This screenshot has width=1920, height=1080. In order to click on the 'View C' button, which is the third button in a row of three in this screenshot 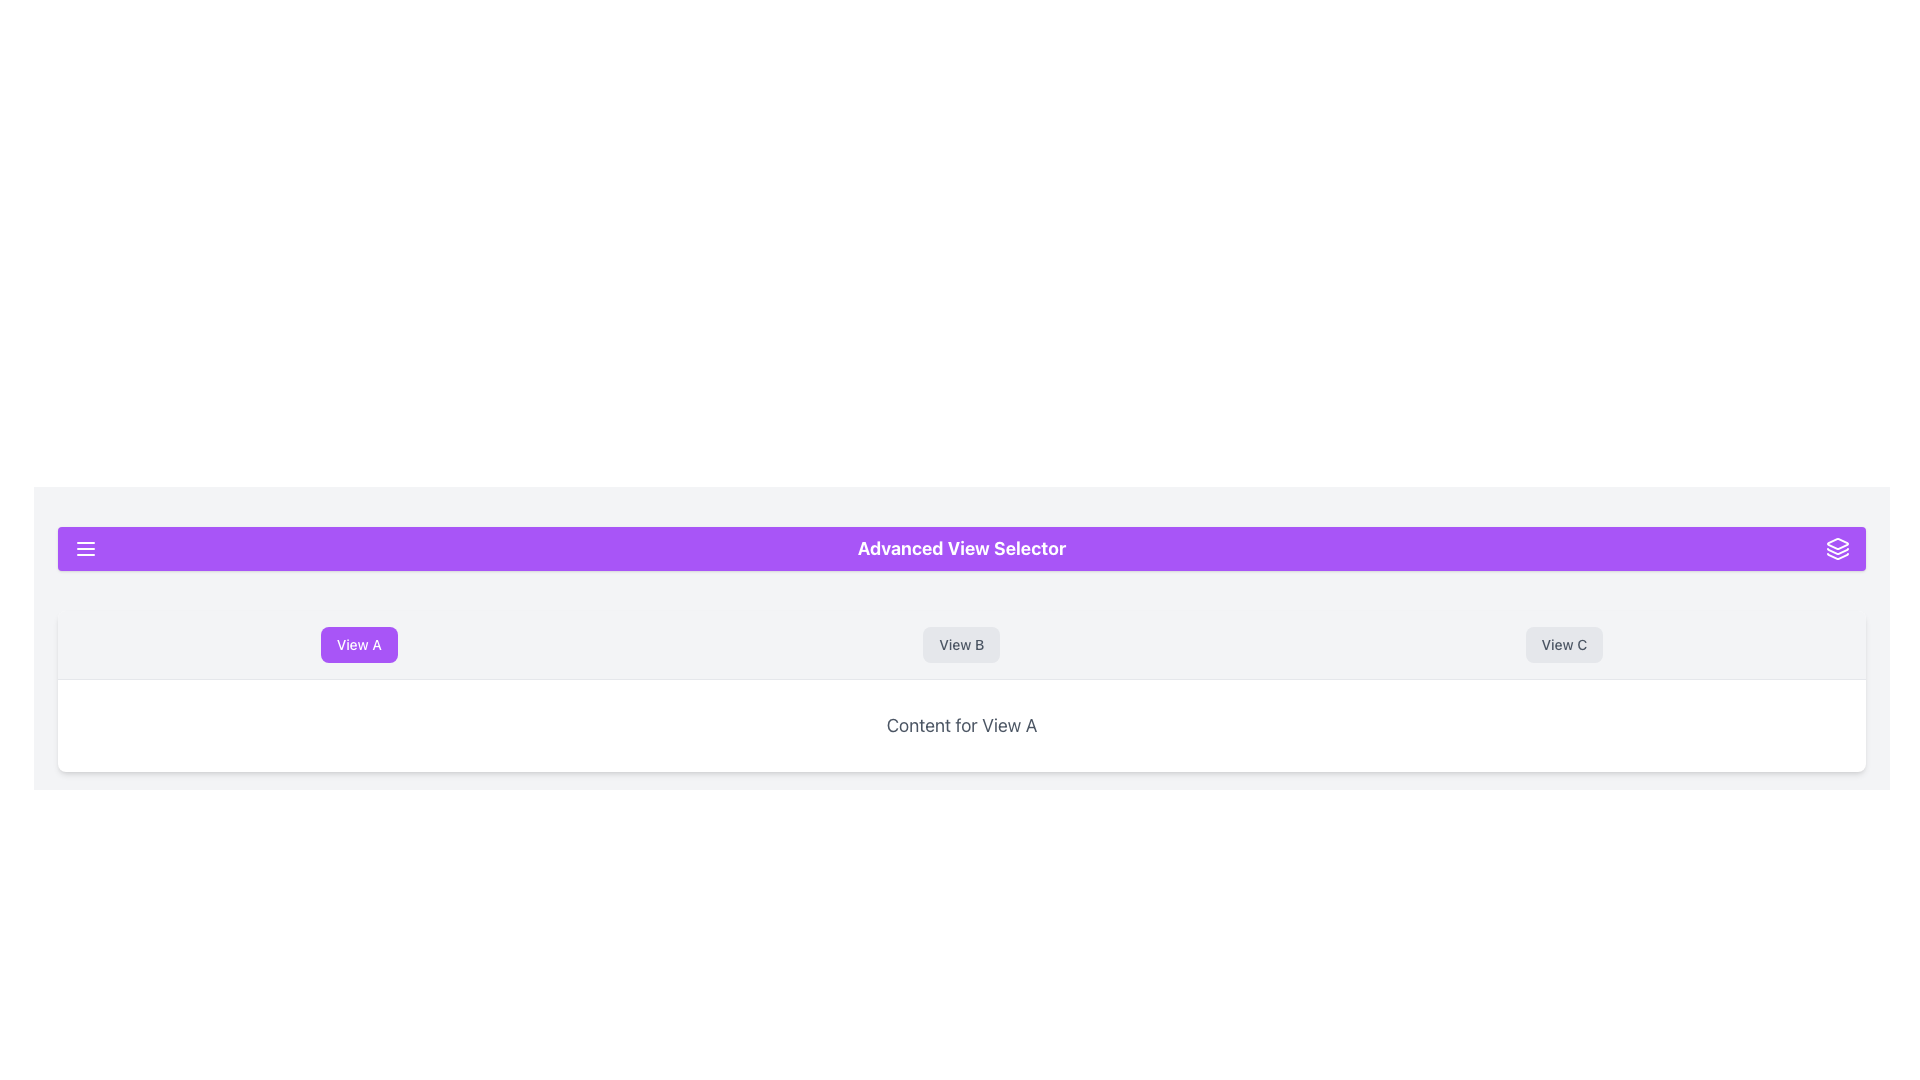, I will do `click(1563, 644)`.